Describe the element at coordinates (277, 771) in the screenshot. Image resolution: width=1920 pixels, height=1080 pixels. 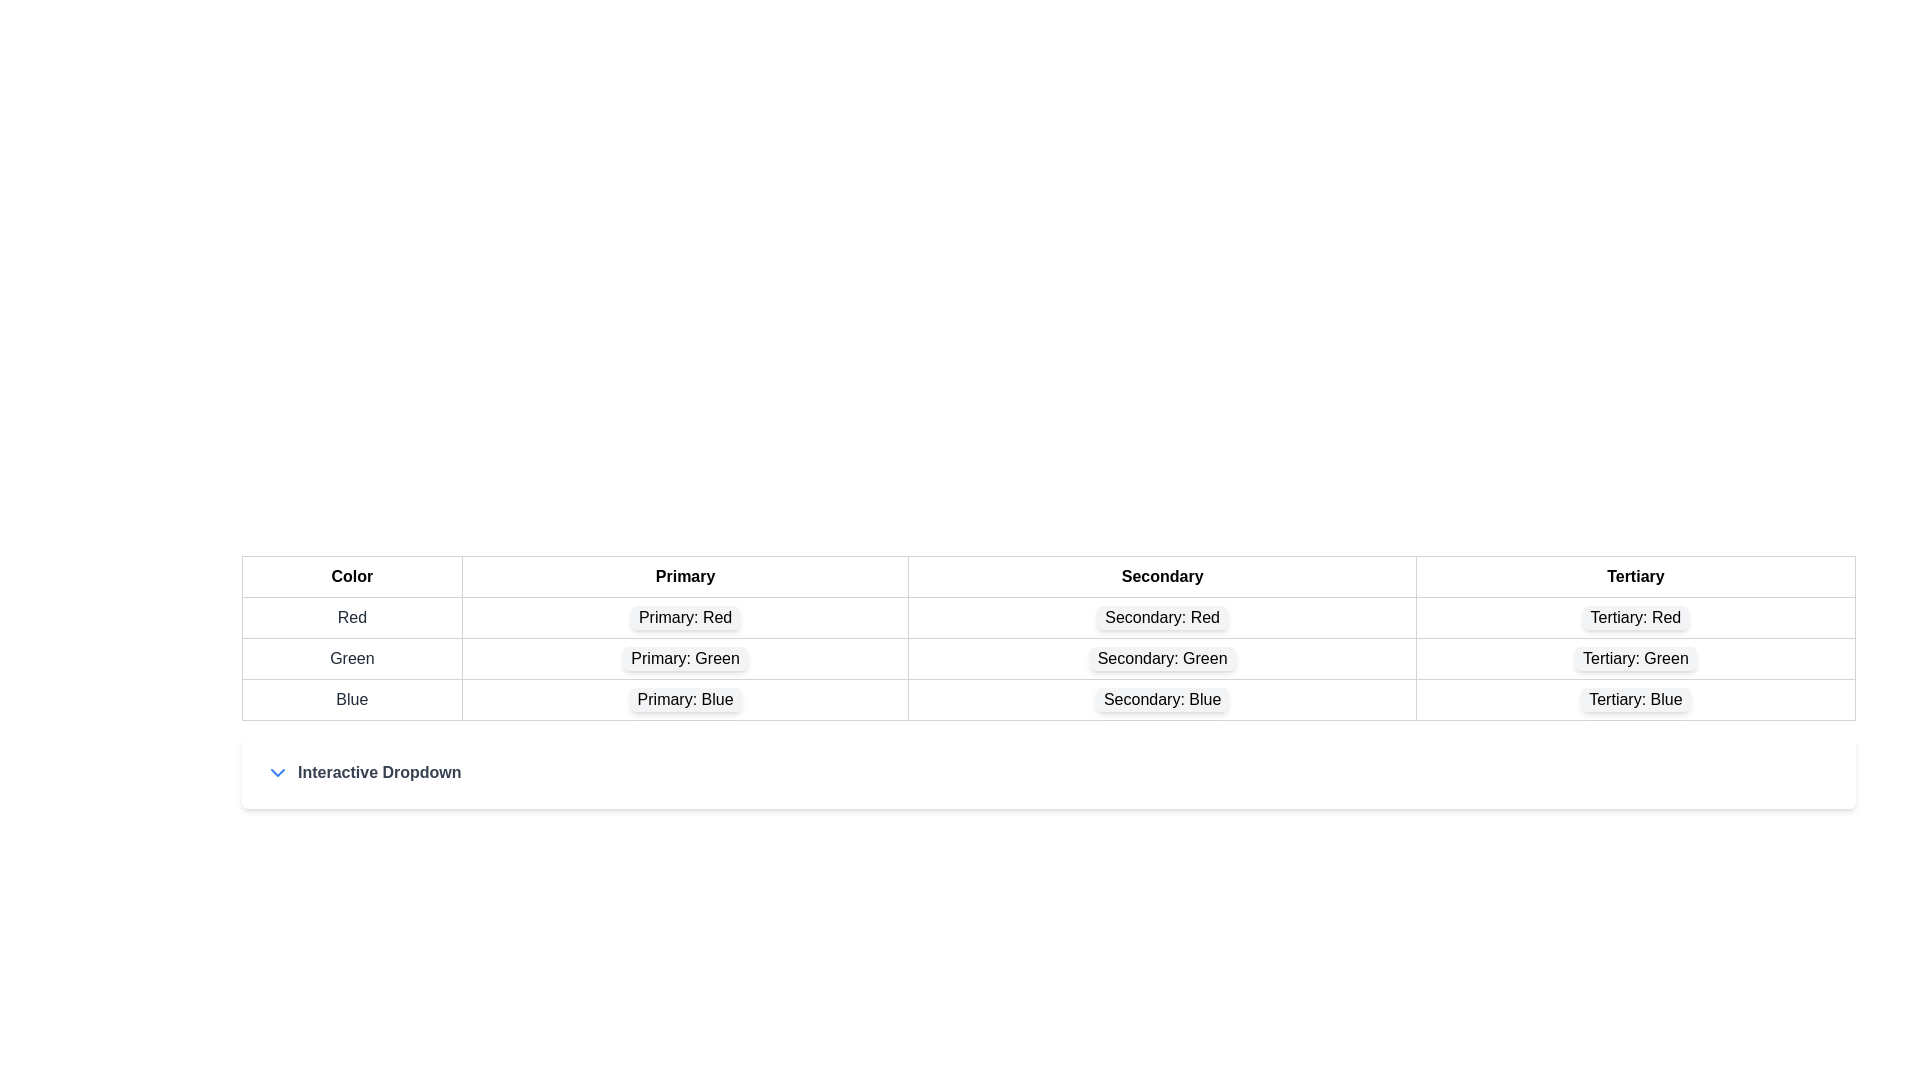
I see `the blue downward-pointing chevron icon located to the left of the 'Interactive Dropdown' text` at that location.